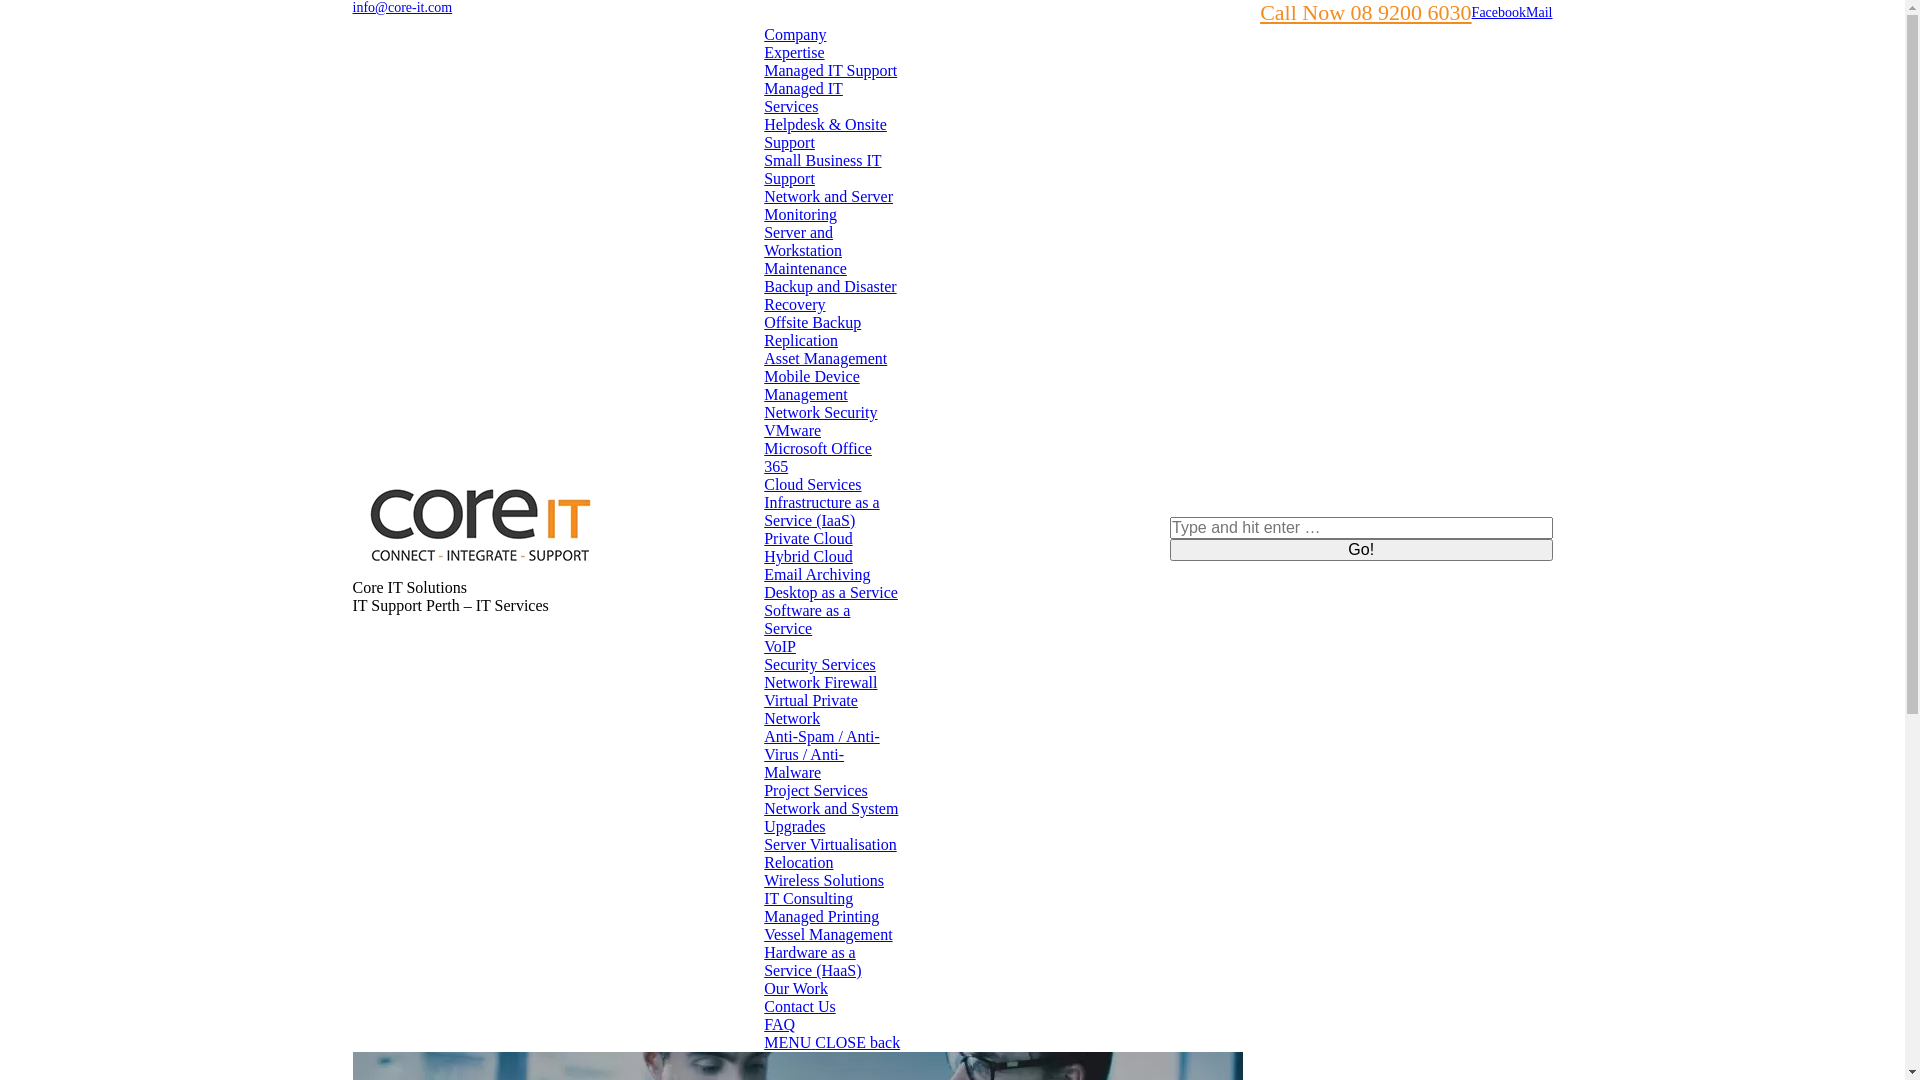  I want to click on 'Network and Server Monitoring', so click(828, 205).